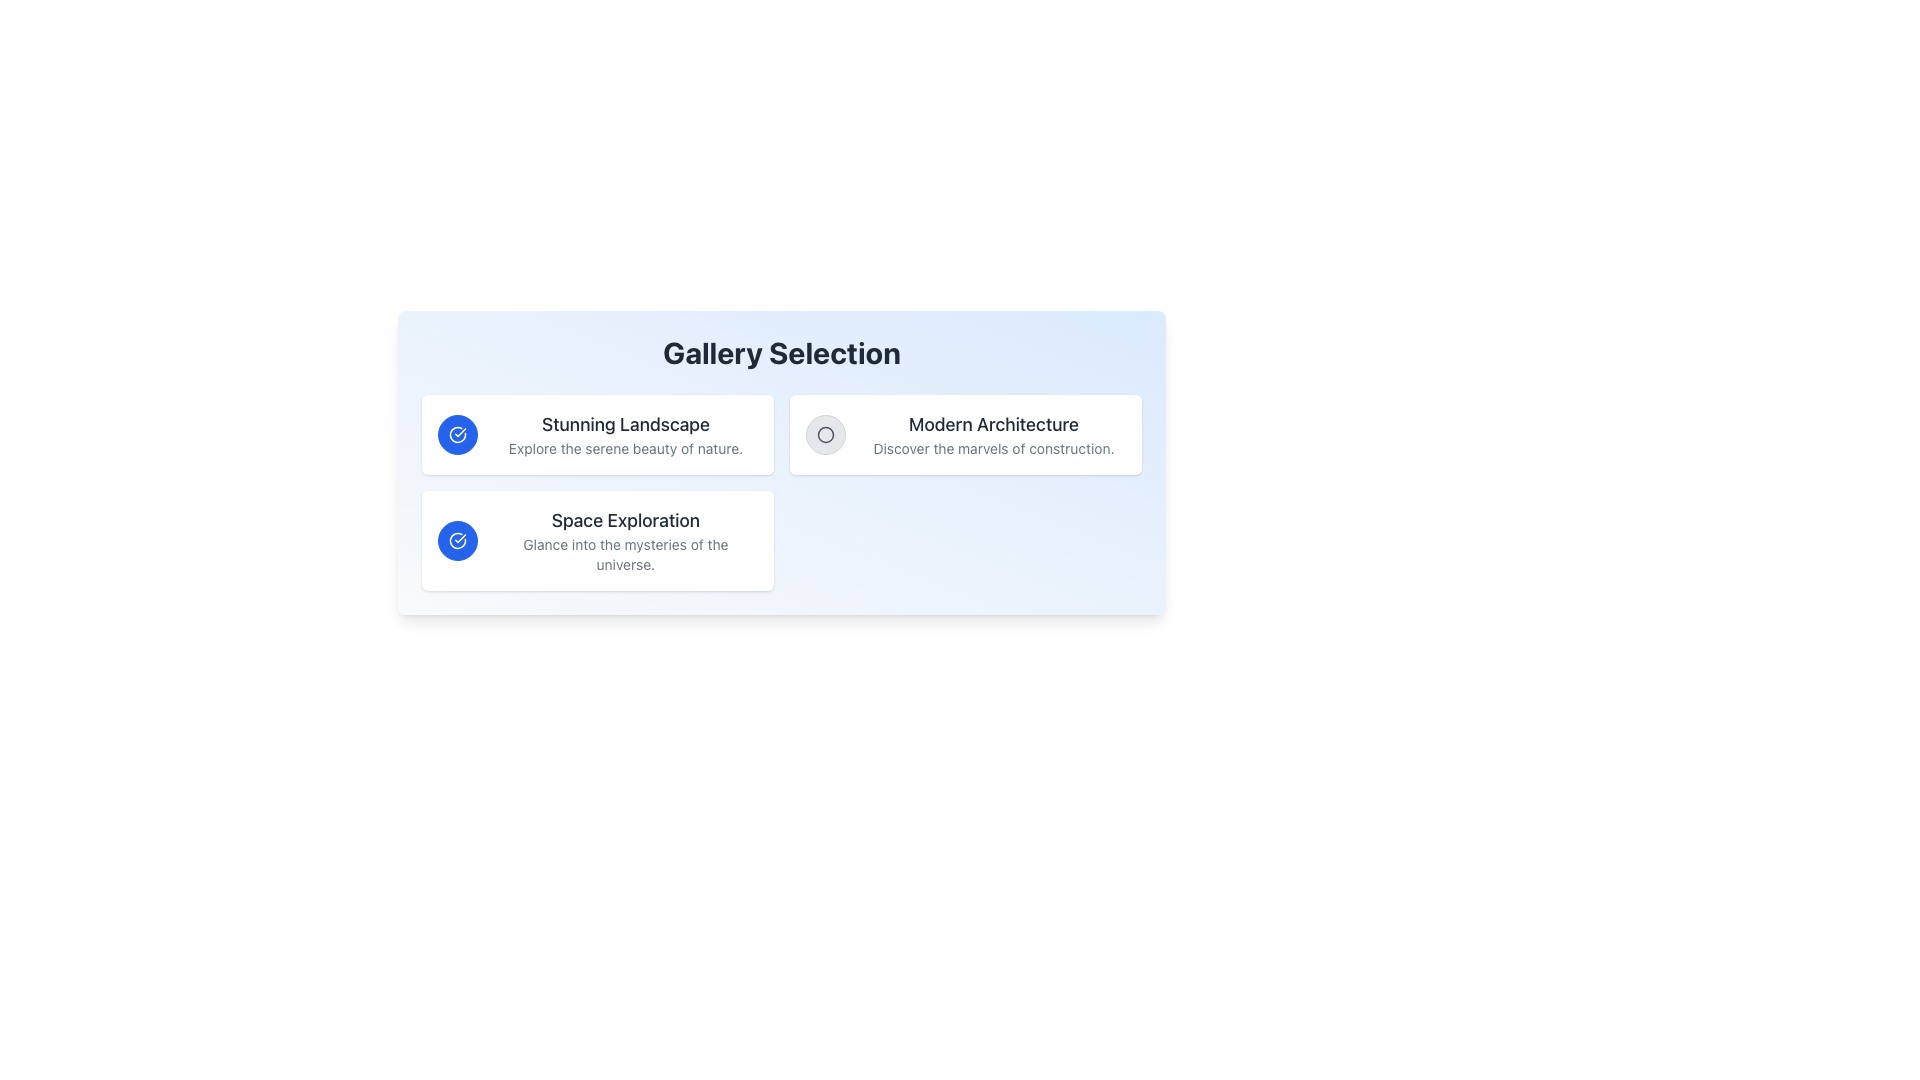 The image size is (1920, 1080). Describe the element at coordinates (456, 540) in the screenshot. I see `the small circular graphical element representing a segment of a larger circle within the 'Stunning Landscape' gallery selection area` at that location.